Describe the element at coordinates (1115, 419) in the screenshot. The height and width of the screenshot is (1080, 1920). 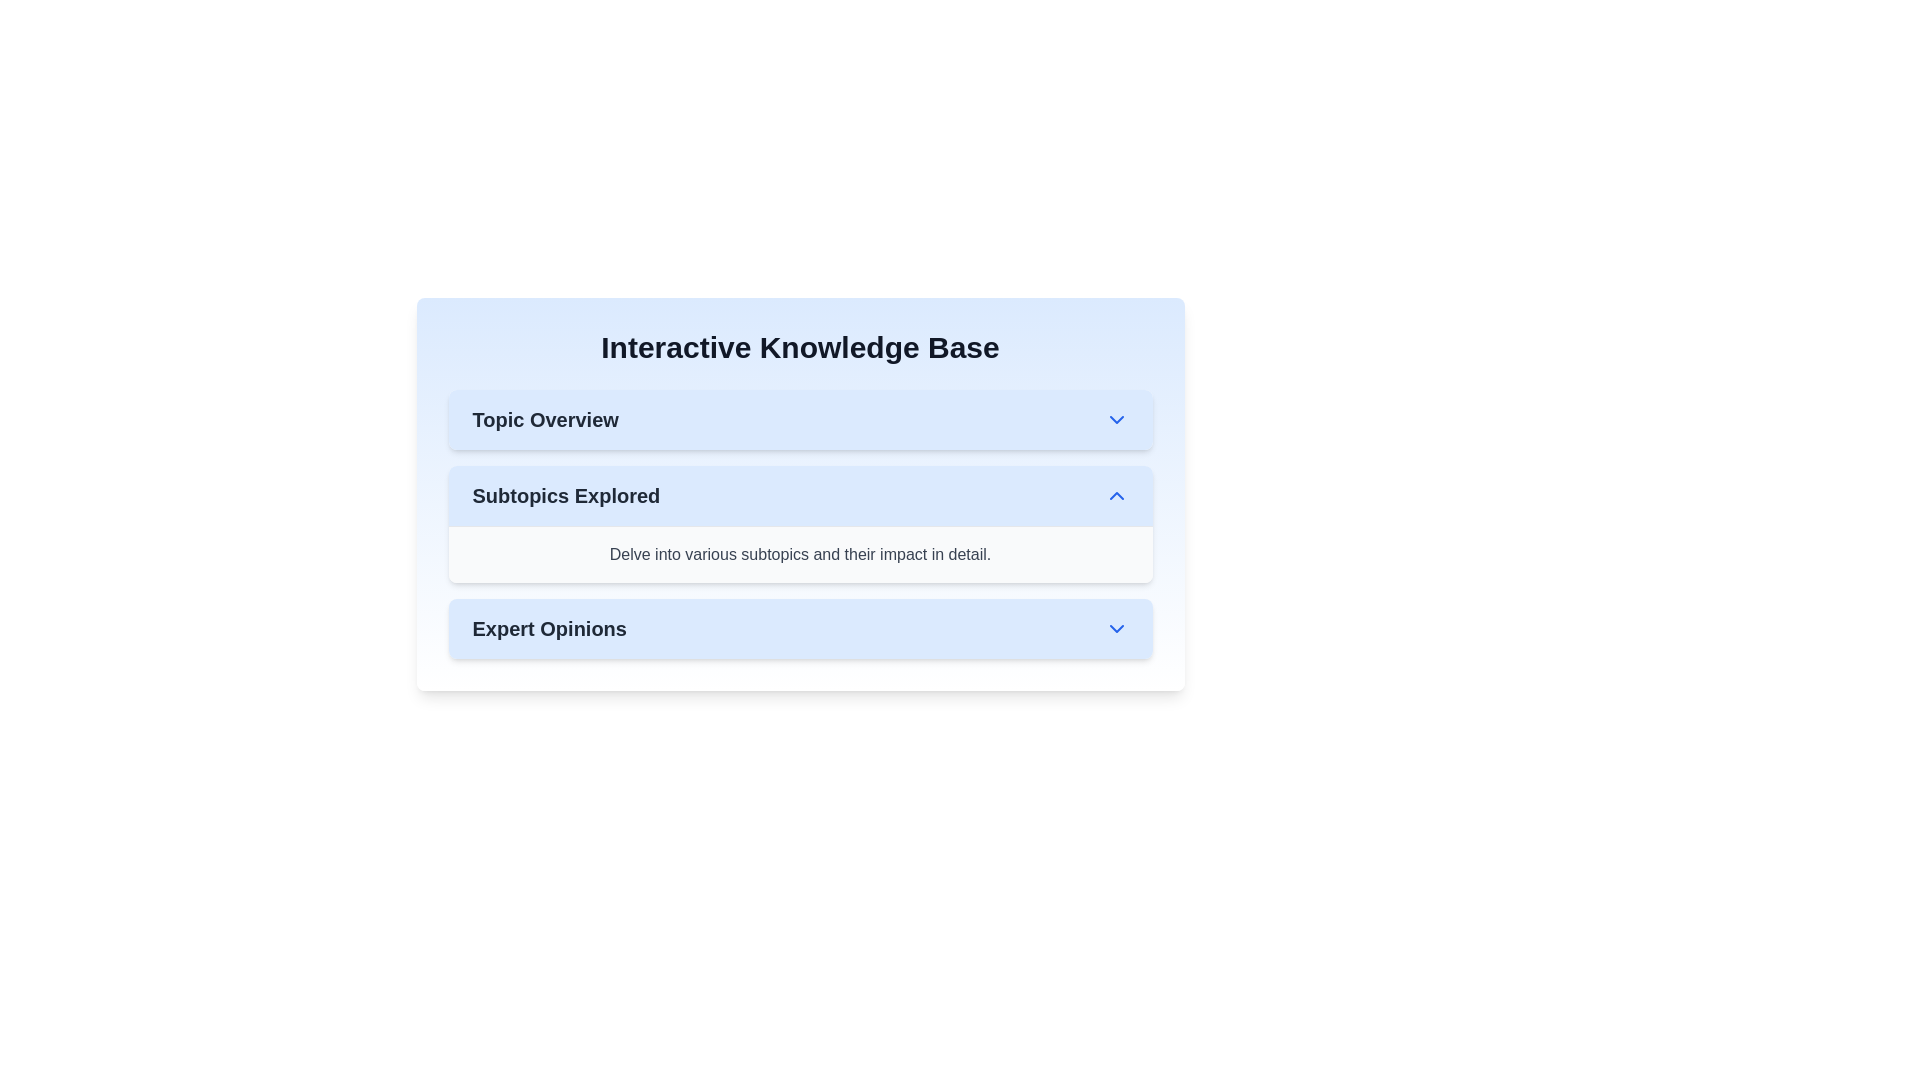
I see `the interactive icon located on the right-hand side of the 'Topic Overview' section to potentially trigger a visual change` at that location.